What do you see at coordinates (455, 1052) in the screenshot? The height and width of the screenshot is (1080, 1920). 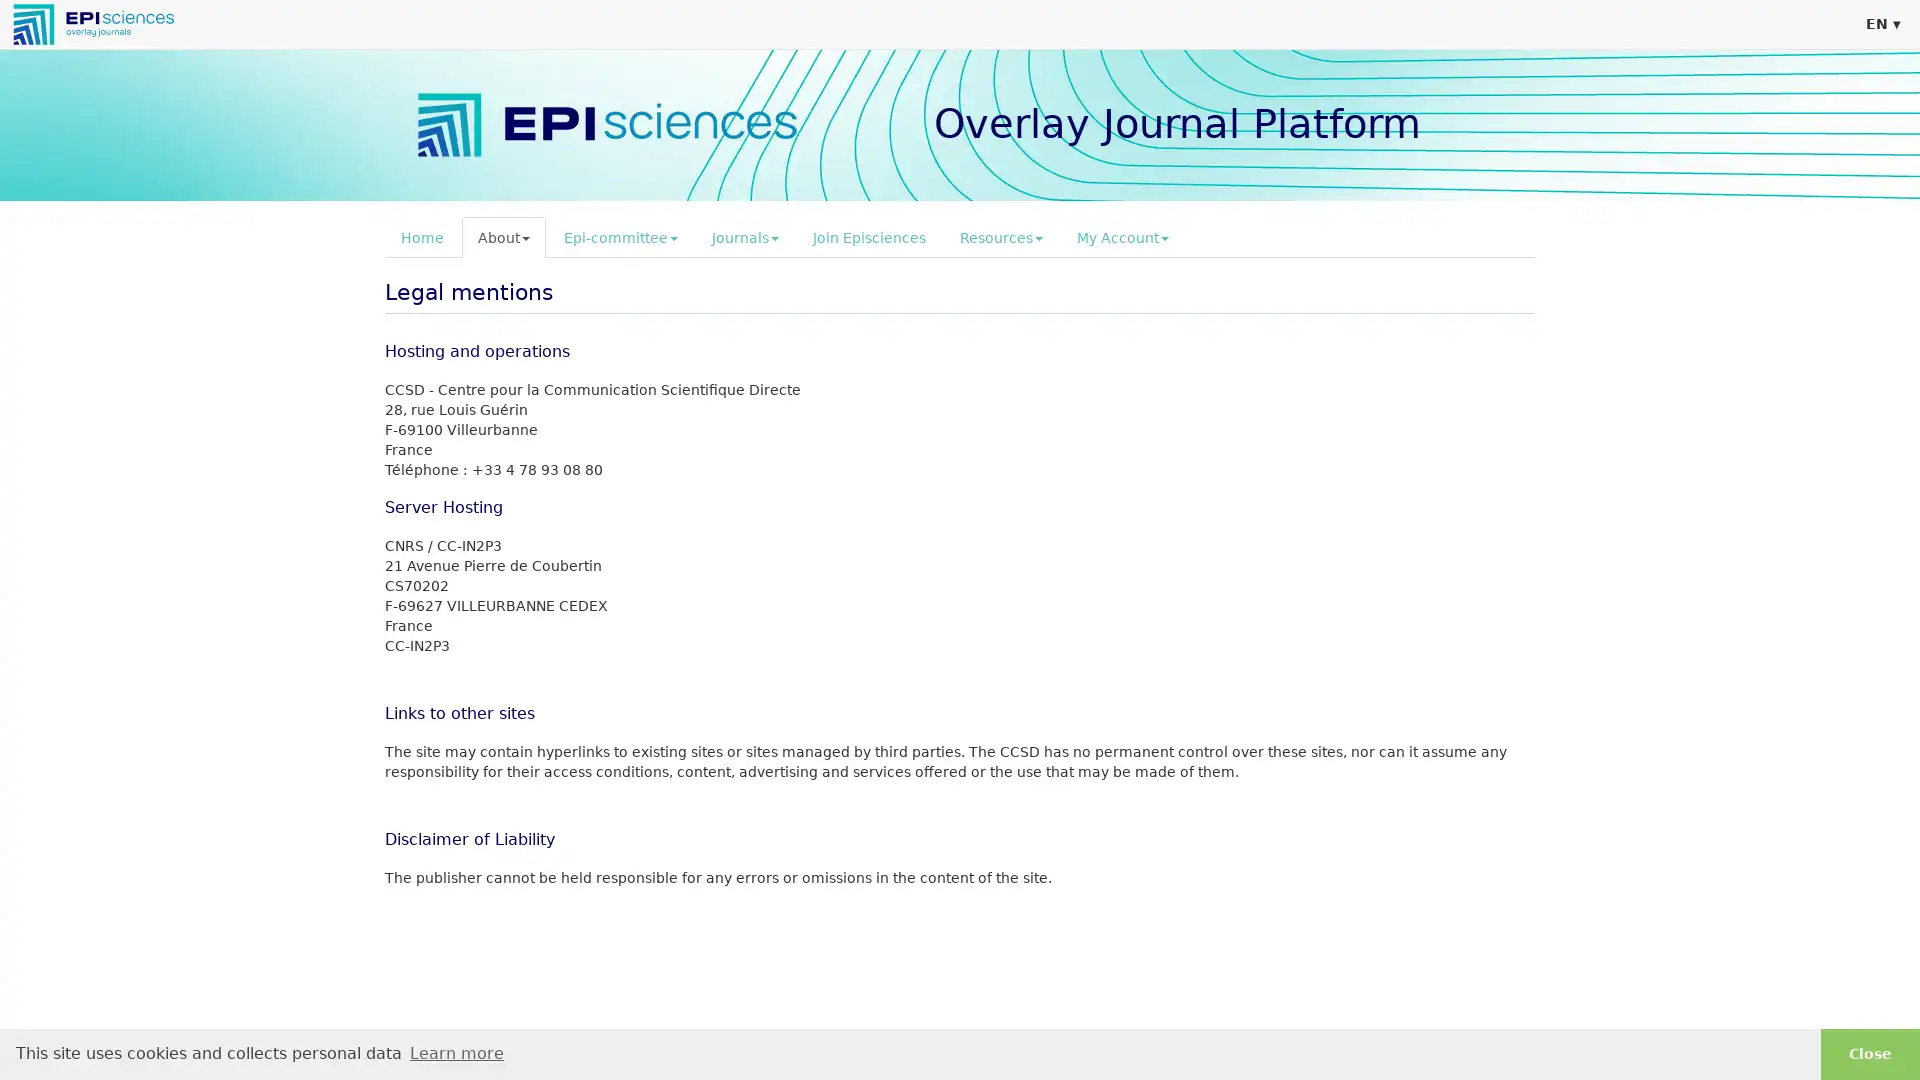 I see `learn more about cookies` at bounding box center [455, 1052].